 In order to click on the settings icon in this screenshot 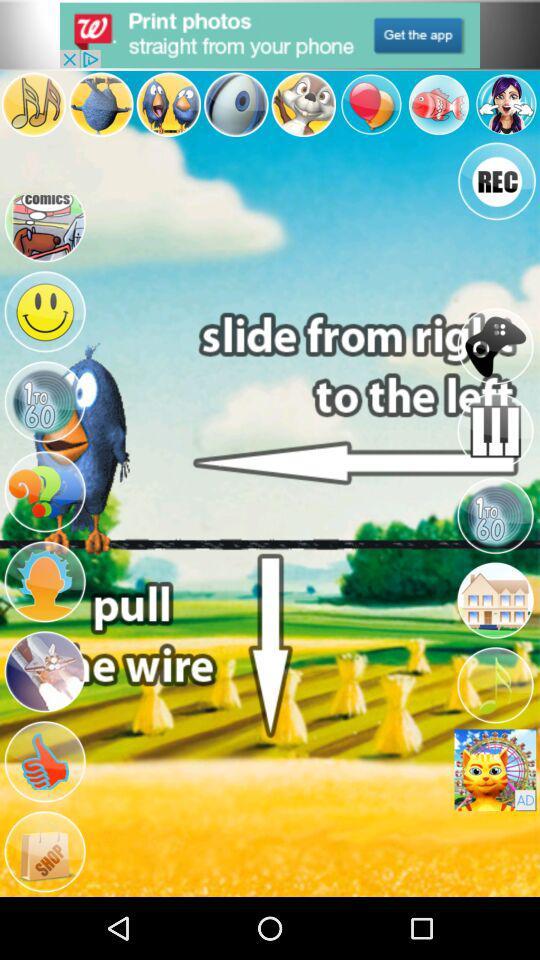, I will do `click(494, 552)`.